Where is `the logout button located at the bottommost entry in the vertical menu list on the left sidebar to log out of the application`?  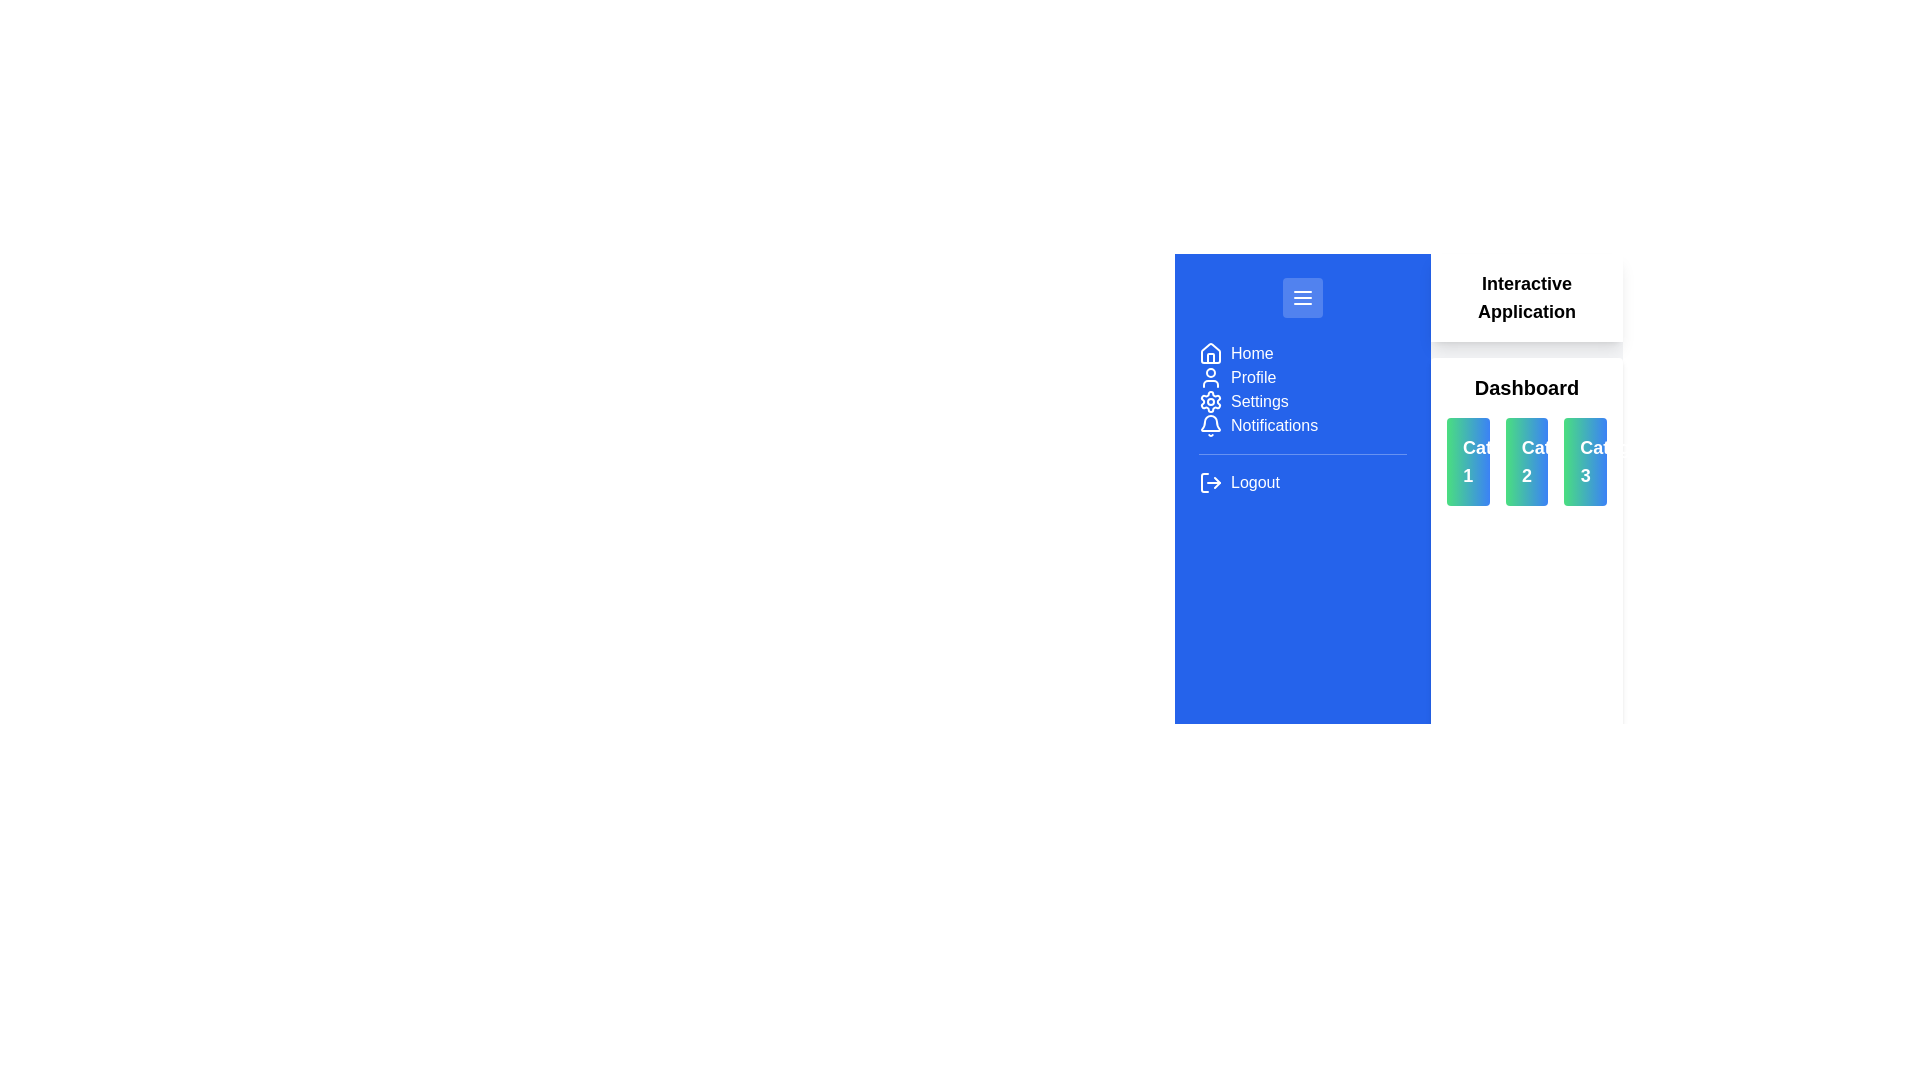 the logout button located at the bottommost entry in the vertical menu list on the left sidebar to log out of the application is located at coordinates (1302, 482).